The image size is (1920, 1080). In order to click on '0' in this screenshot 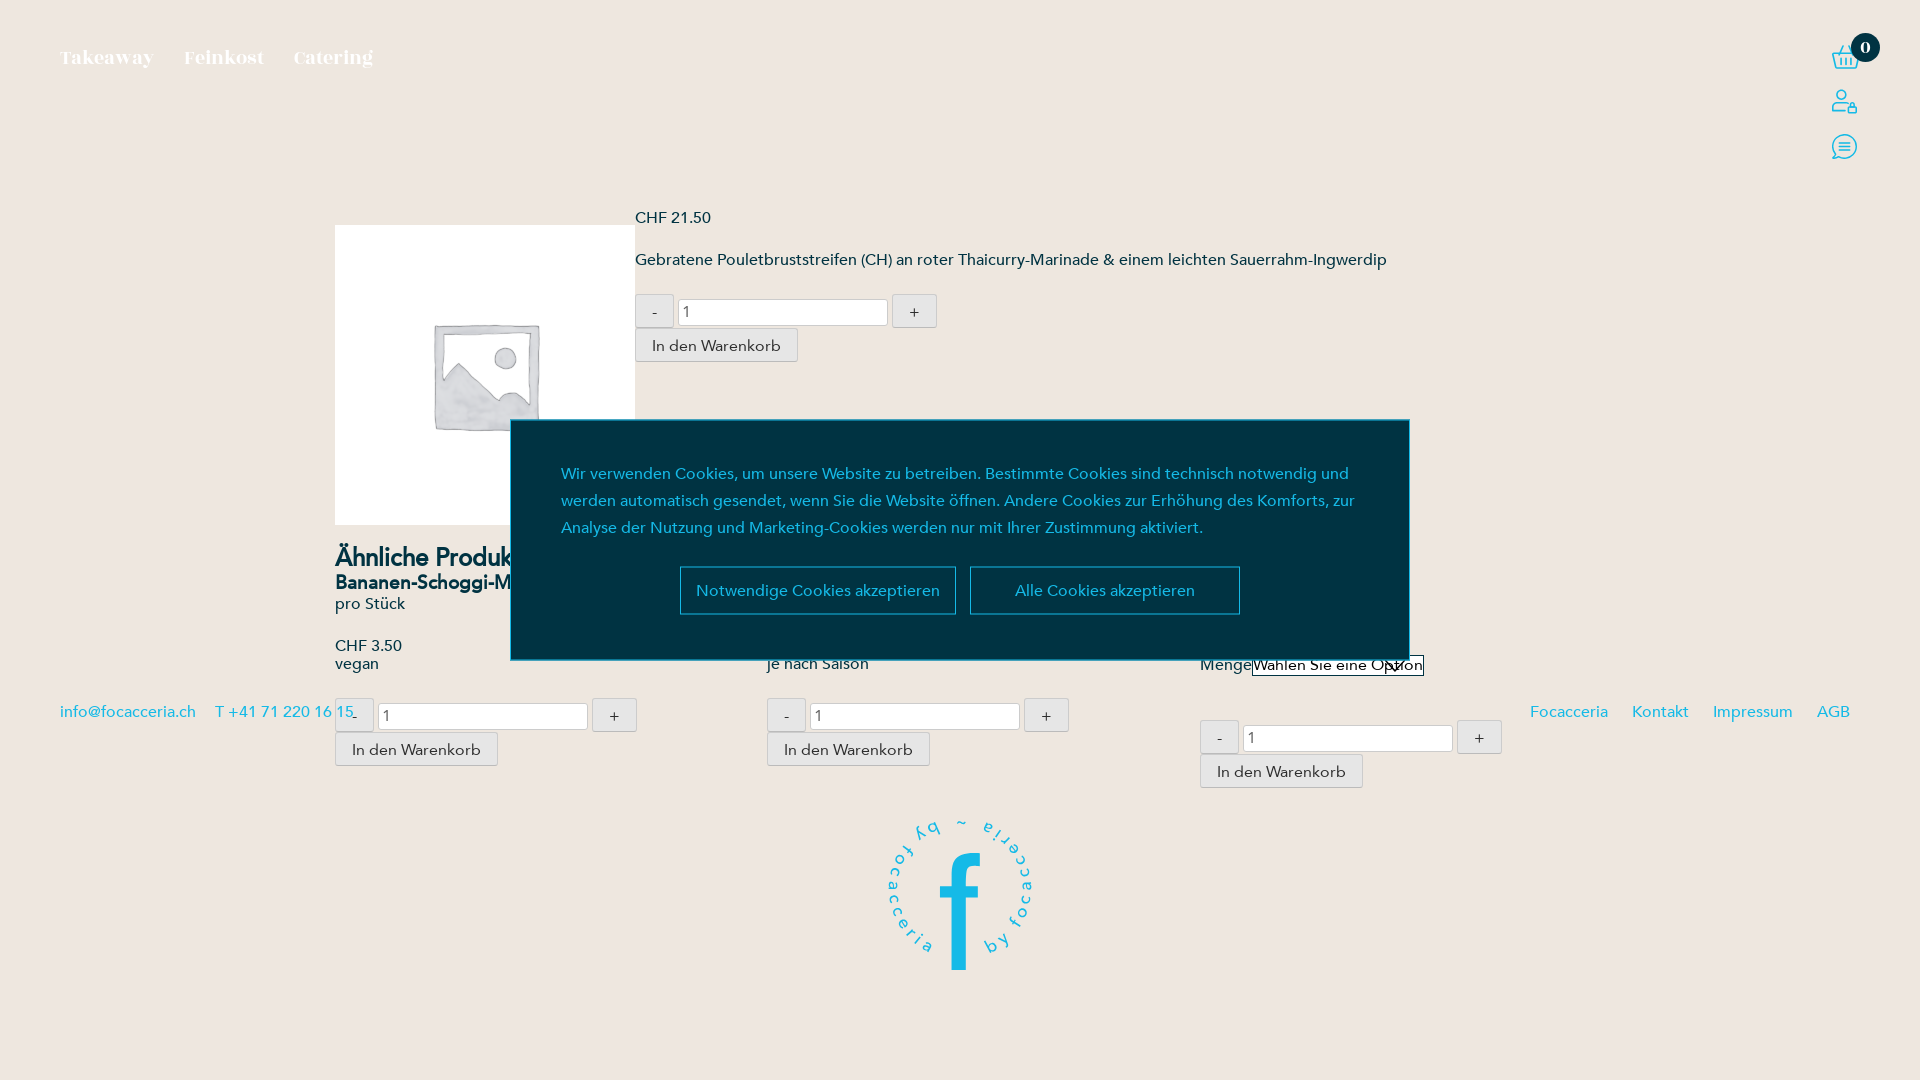, I will do `click(1845, 56)`.